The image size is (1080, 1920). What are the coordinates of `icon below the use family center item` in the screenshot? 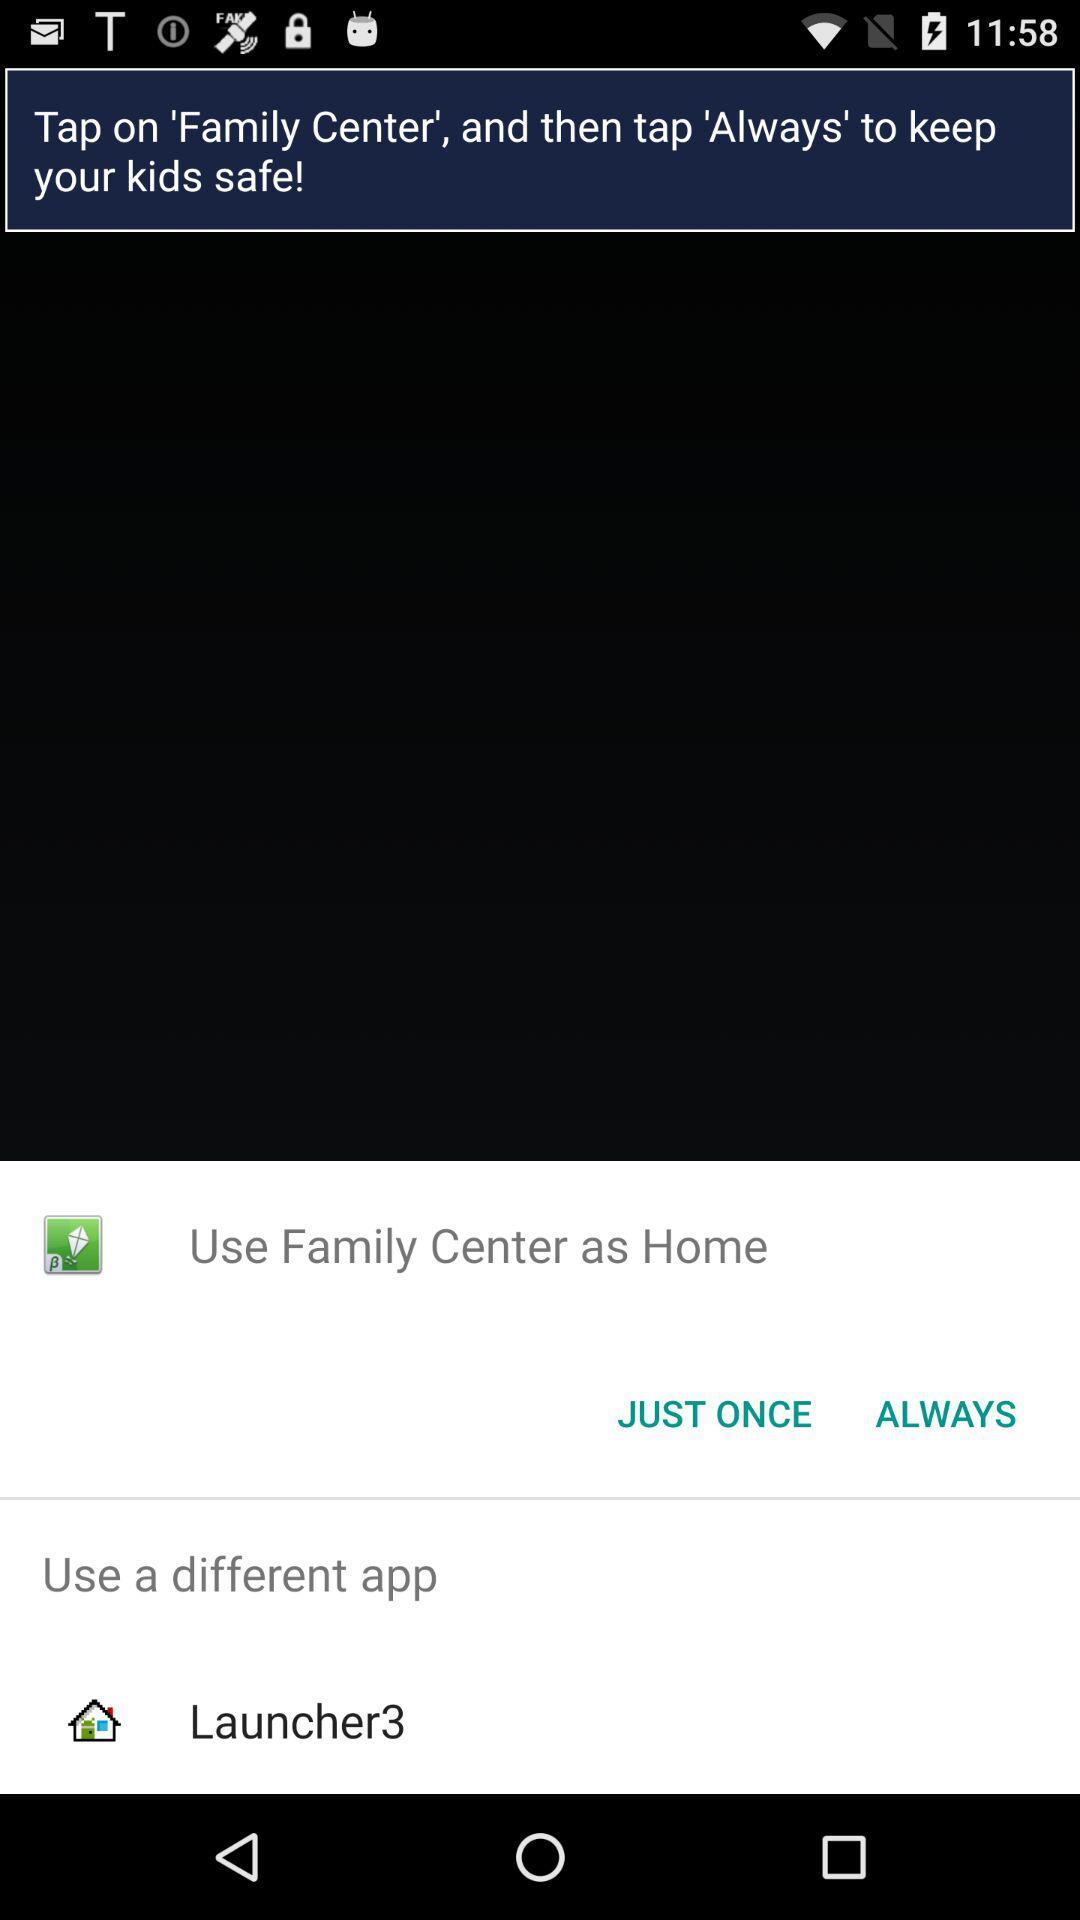 It's located at (945, 1411).